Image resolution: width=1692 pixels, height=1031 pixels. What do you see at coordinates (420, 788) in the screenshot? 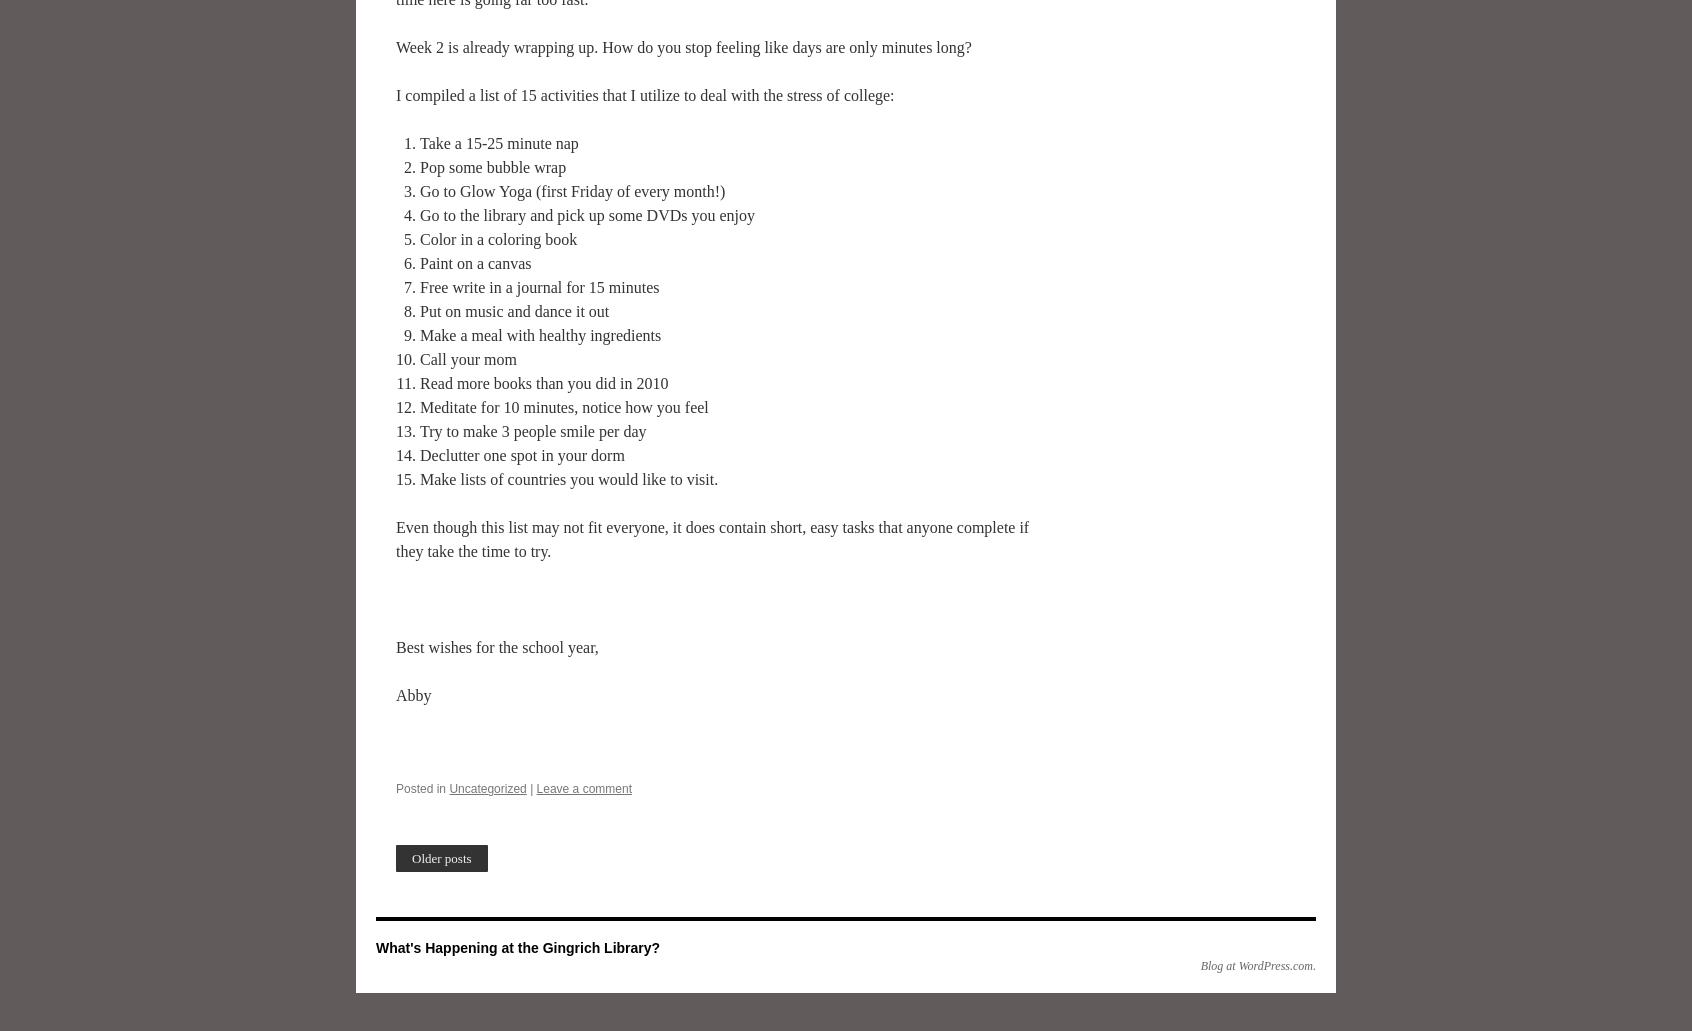
I see `'Posted in'` at bounding box center [420, 788].